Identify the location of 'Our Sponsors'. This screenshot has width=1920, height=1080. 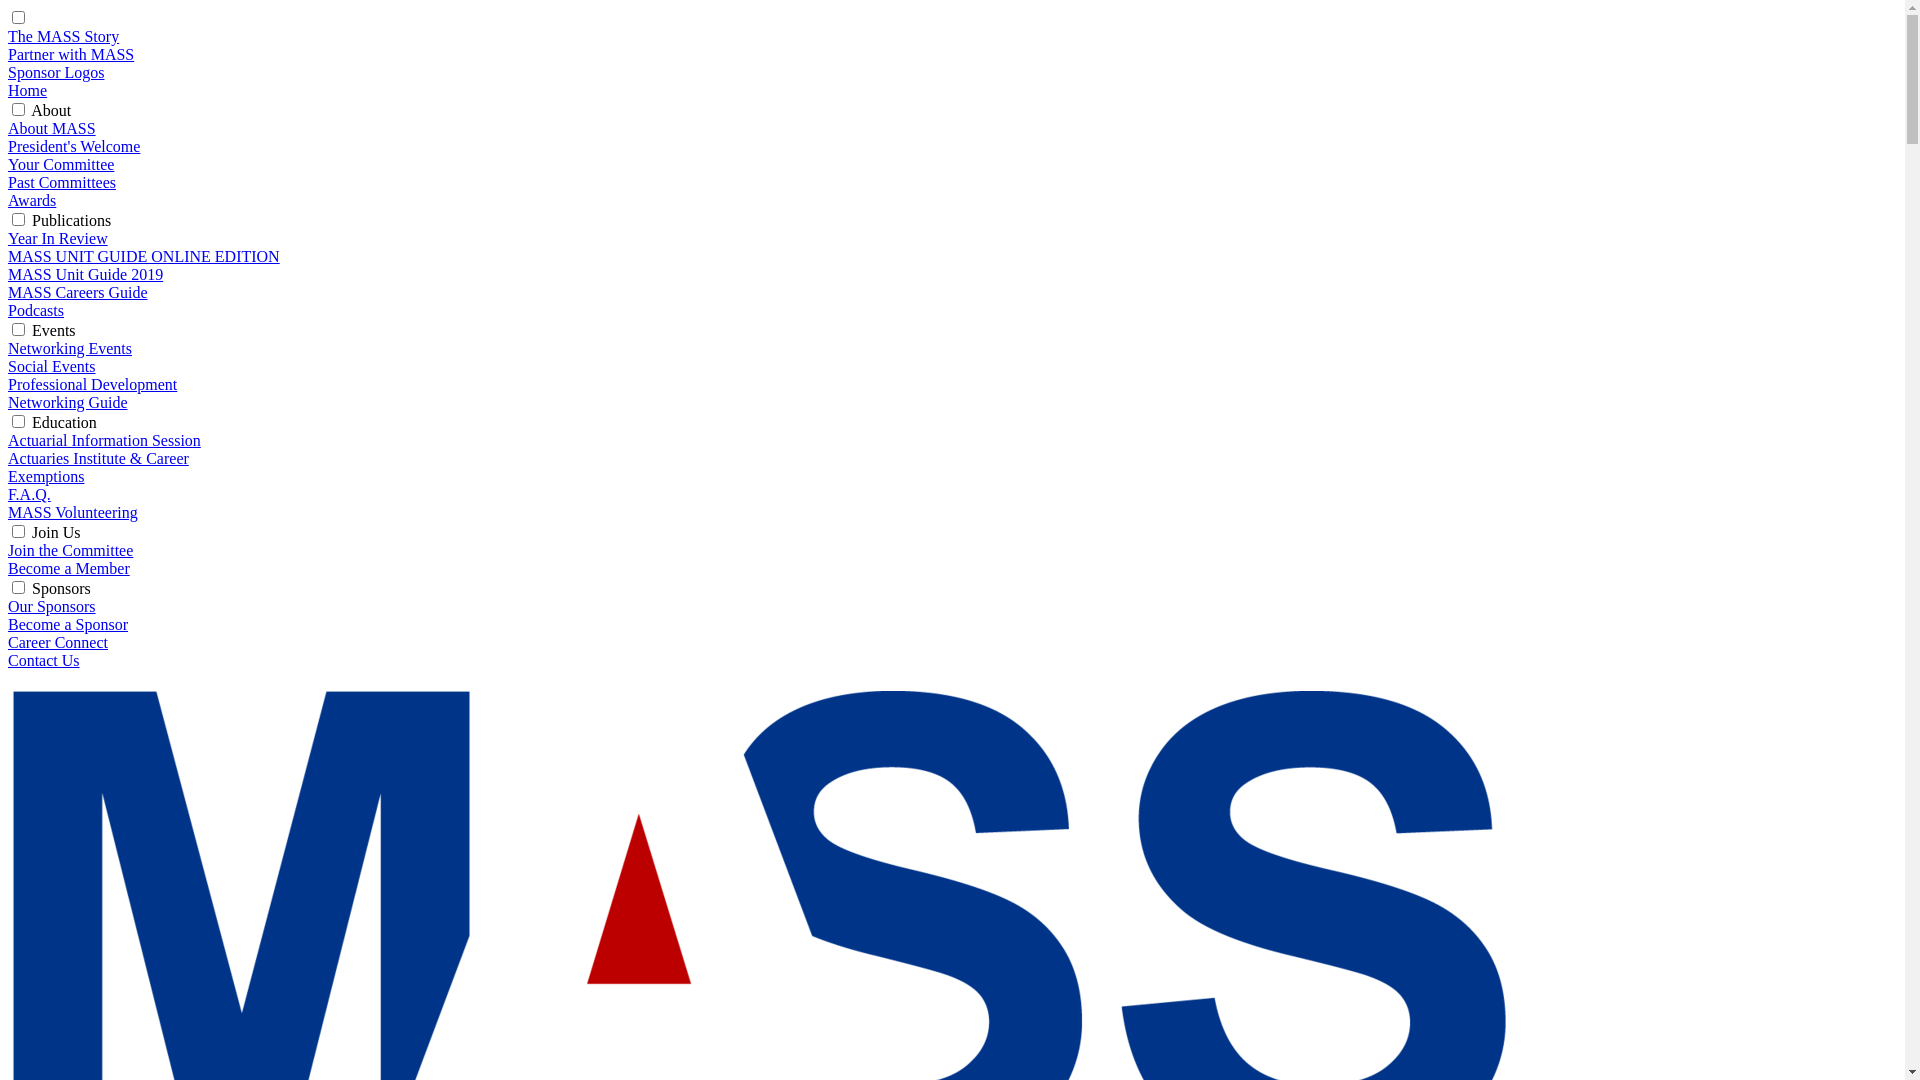
(52, 605).